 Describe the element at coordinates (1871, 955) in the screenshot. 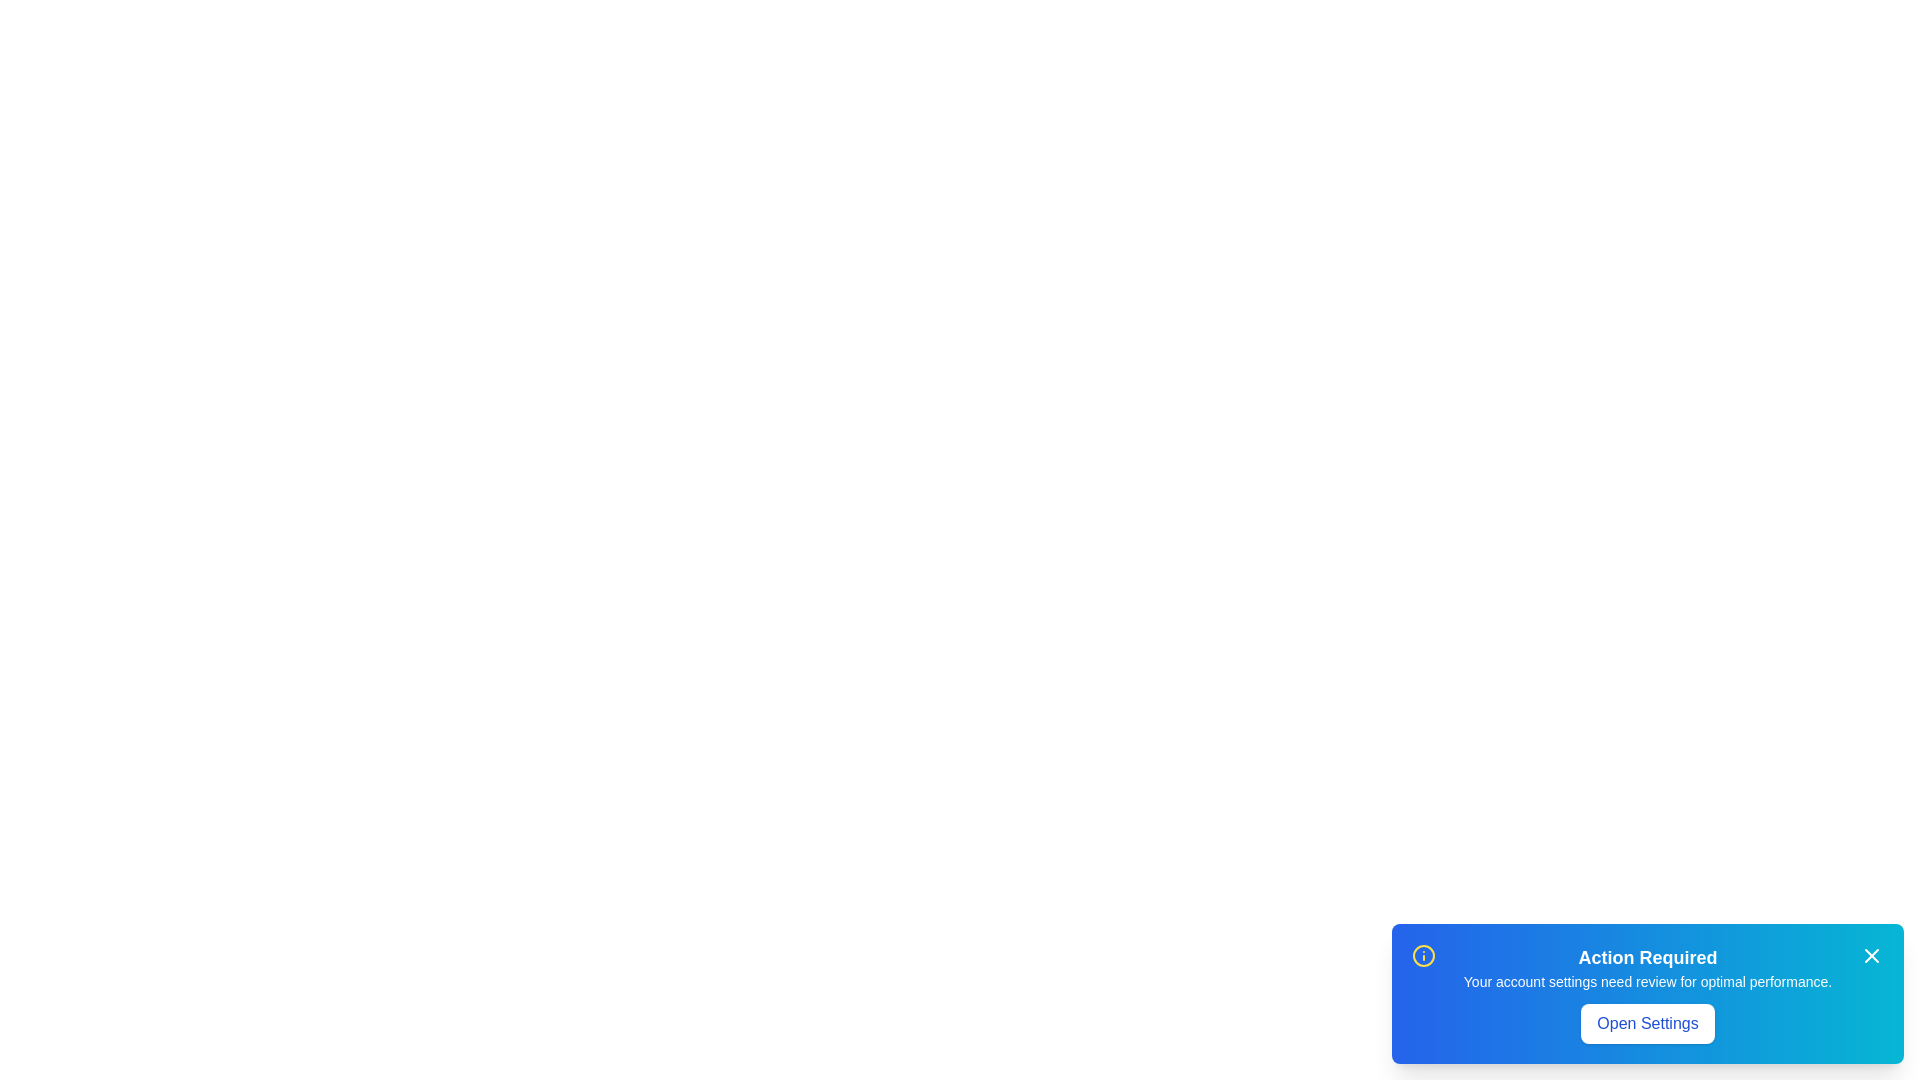

I see `the close button to dismiss the snackbar` at that location.